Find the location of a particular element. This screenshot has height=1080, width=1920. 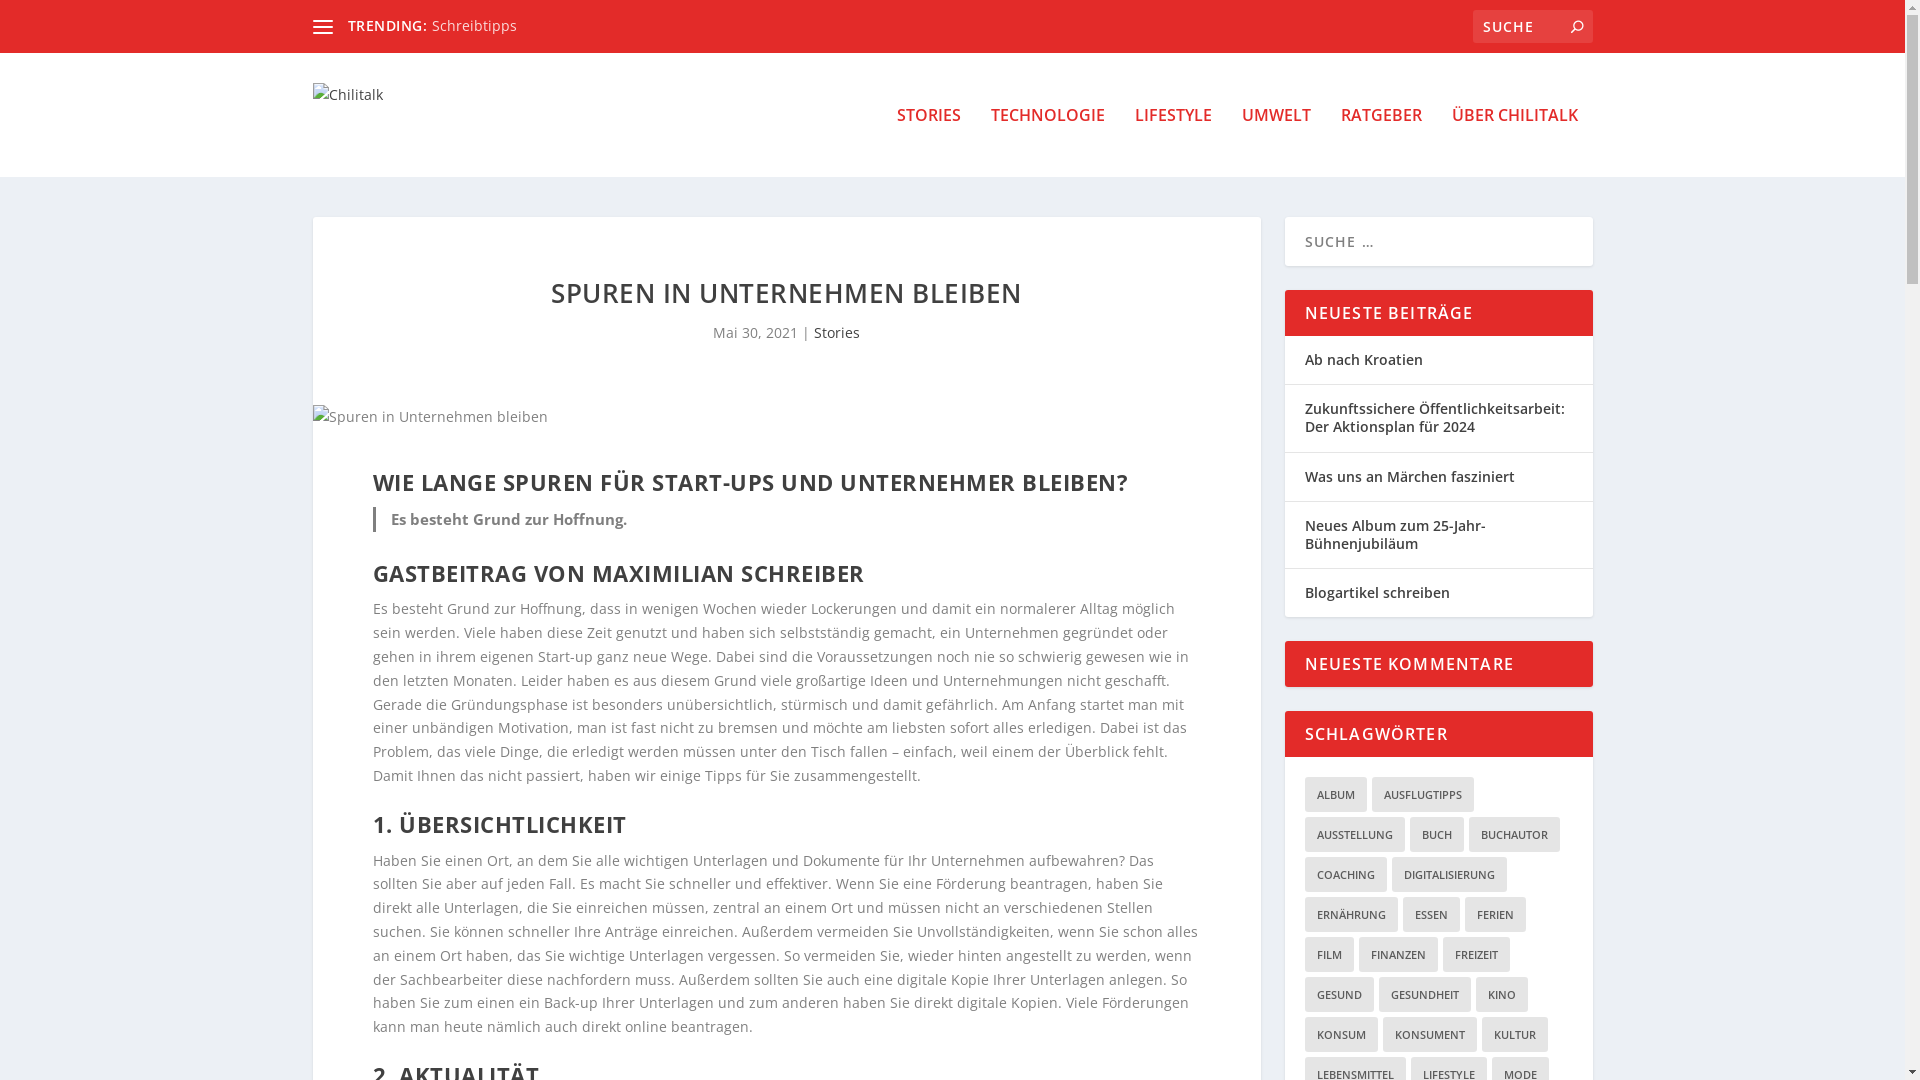

'FILM' is located at coordinates (1328, 953).